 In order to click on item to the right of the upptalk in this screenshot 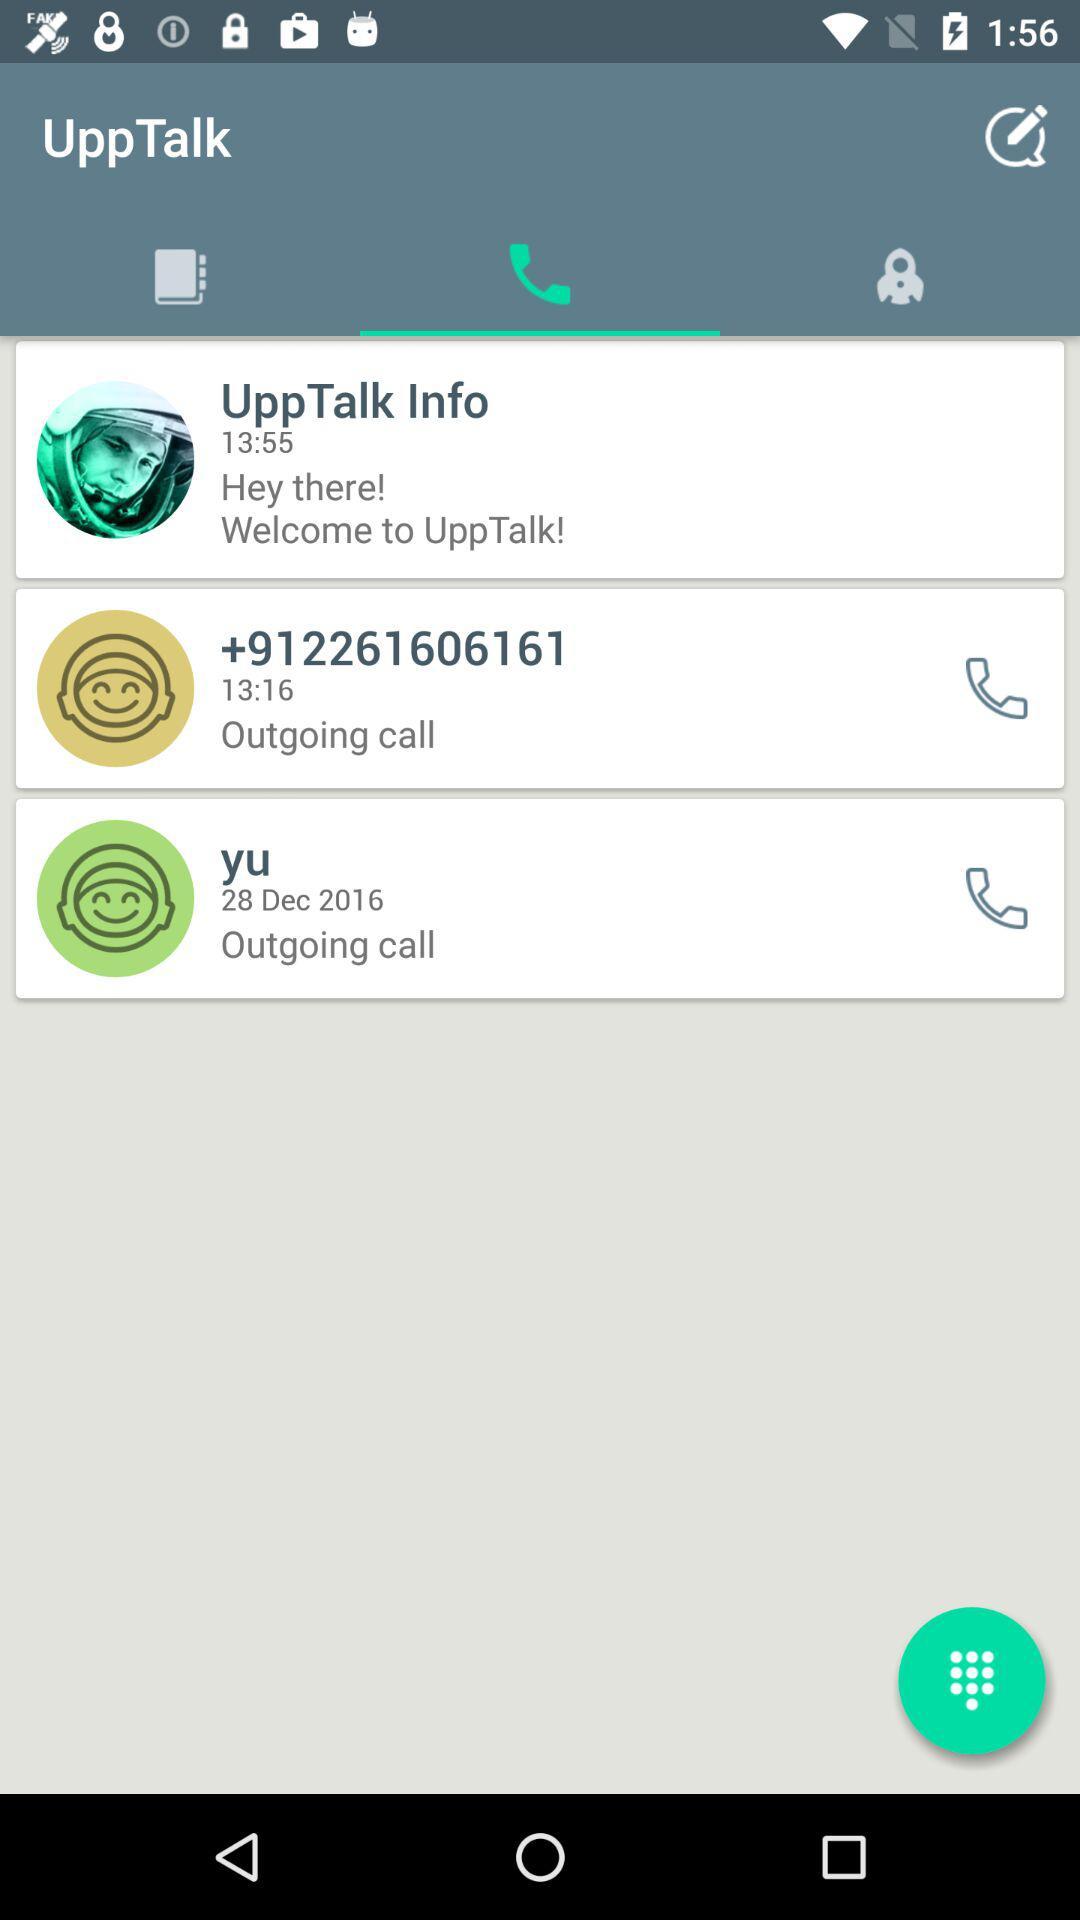, I will do `click(1017, 135)`.